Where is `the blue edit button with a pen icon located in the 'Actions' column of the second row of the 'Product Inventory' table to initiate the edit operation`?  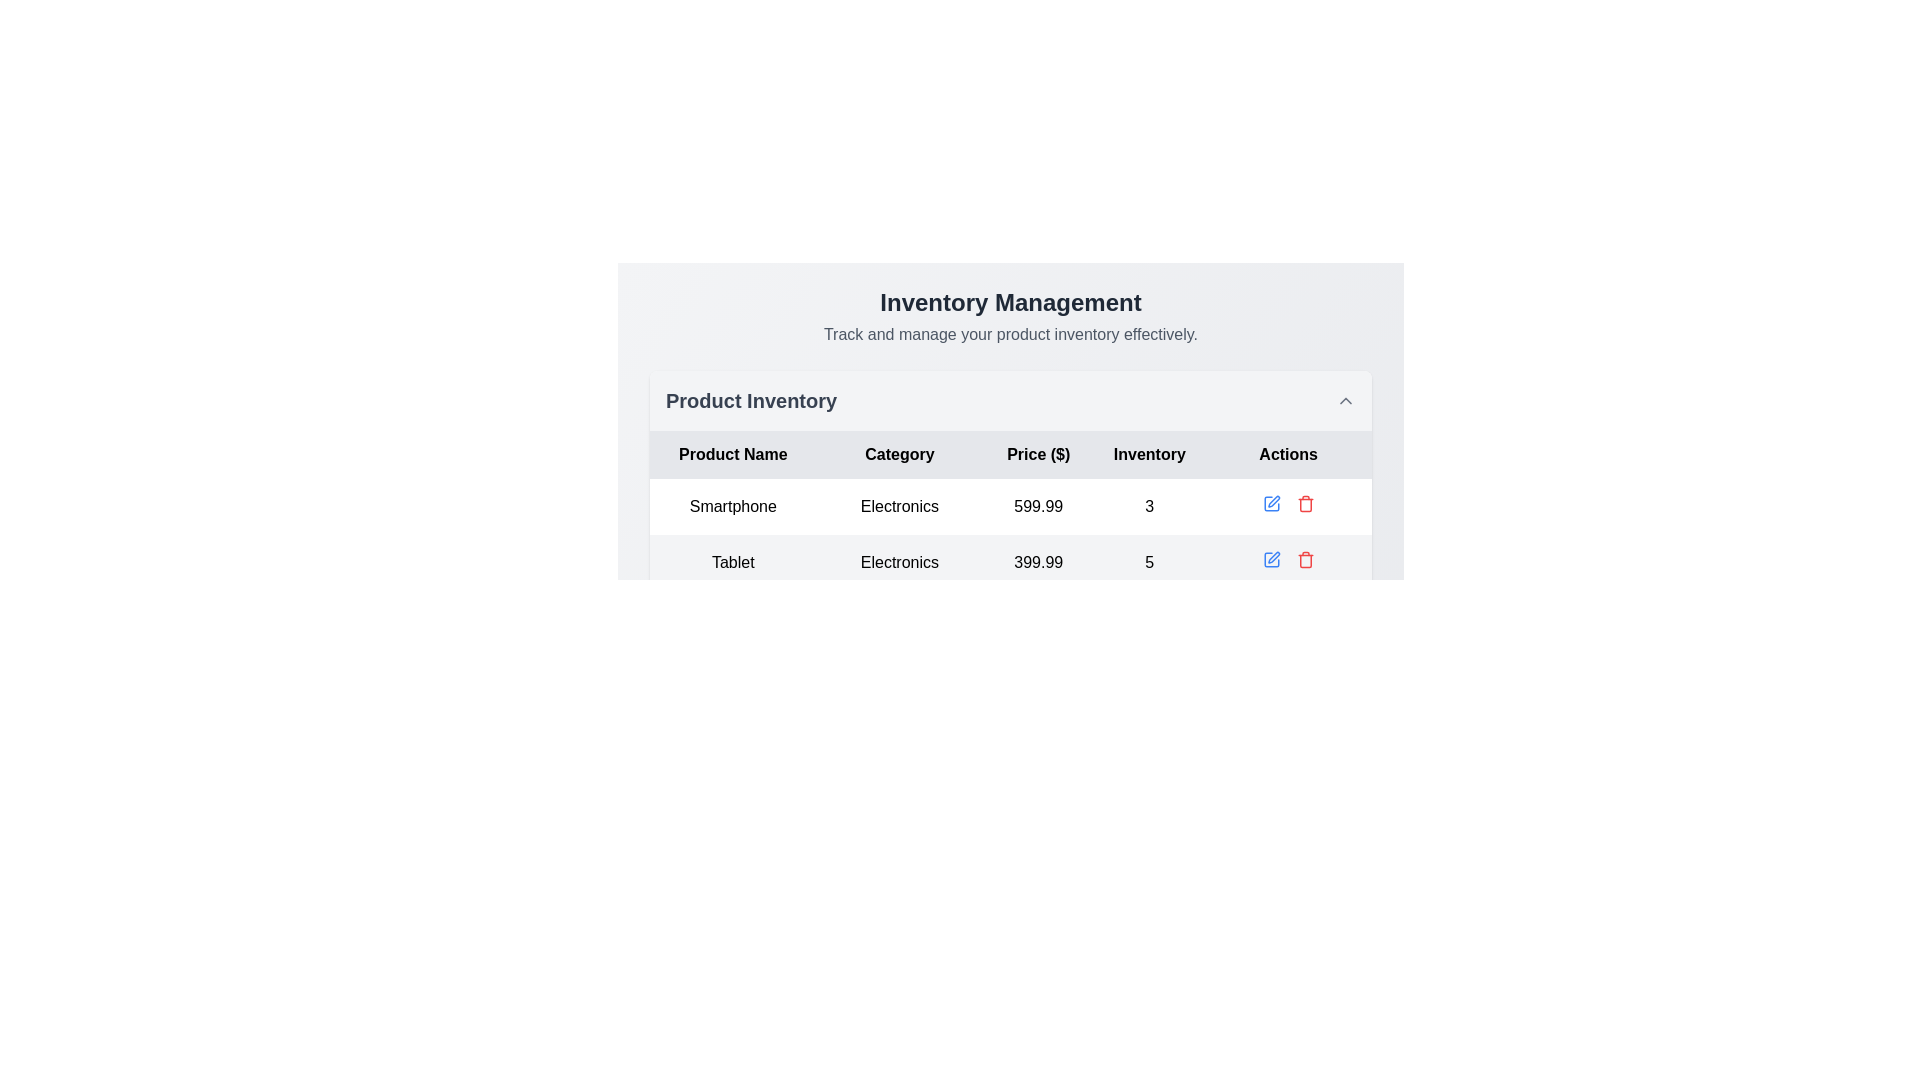
the blue edit button with a pen icon located in the 'Actions' column of the second row of the 'Product Inventory' table to initiate the edit operation is located at coordinates (1270, 559).